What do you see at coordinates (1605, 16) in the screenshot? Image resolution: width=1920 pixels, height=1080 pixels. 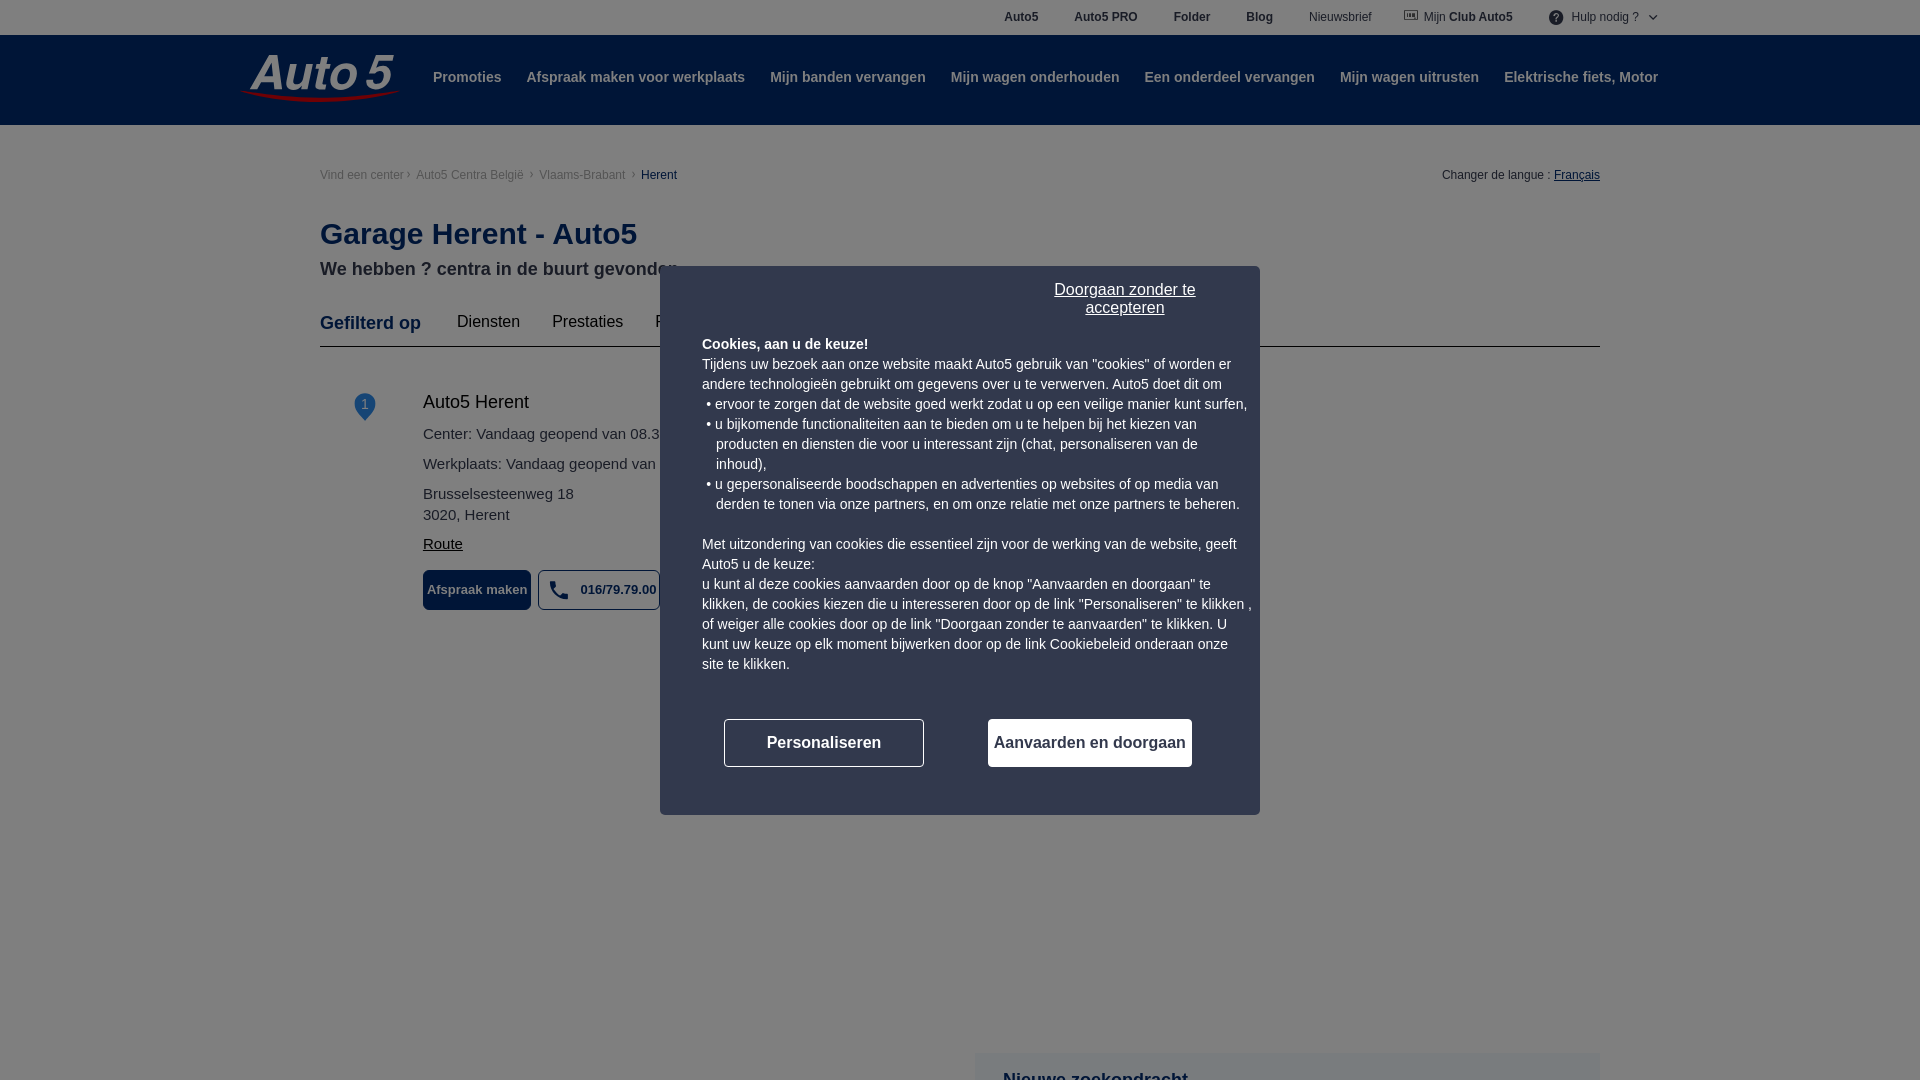 I see `'Hulp nodig ?'` at bounding box center [1605, 16].